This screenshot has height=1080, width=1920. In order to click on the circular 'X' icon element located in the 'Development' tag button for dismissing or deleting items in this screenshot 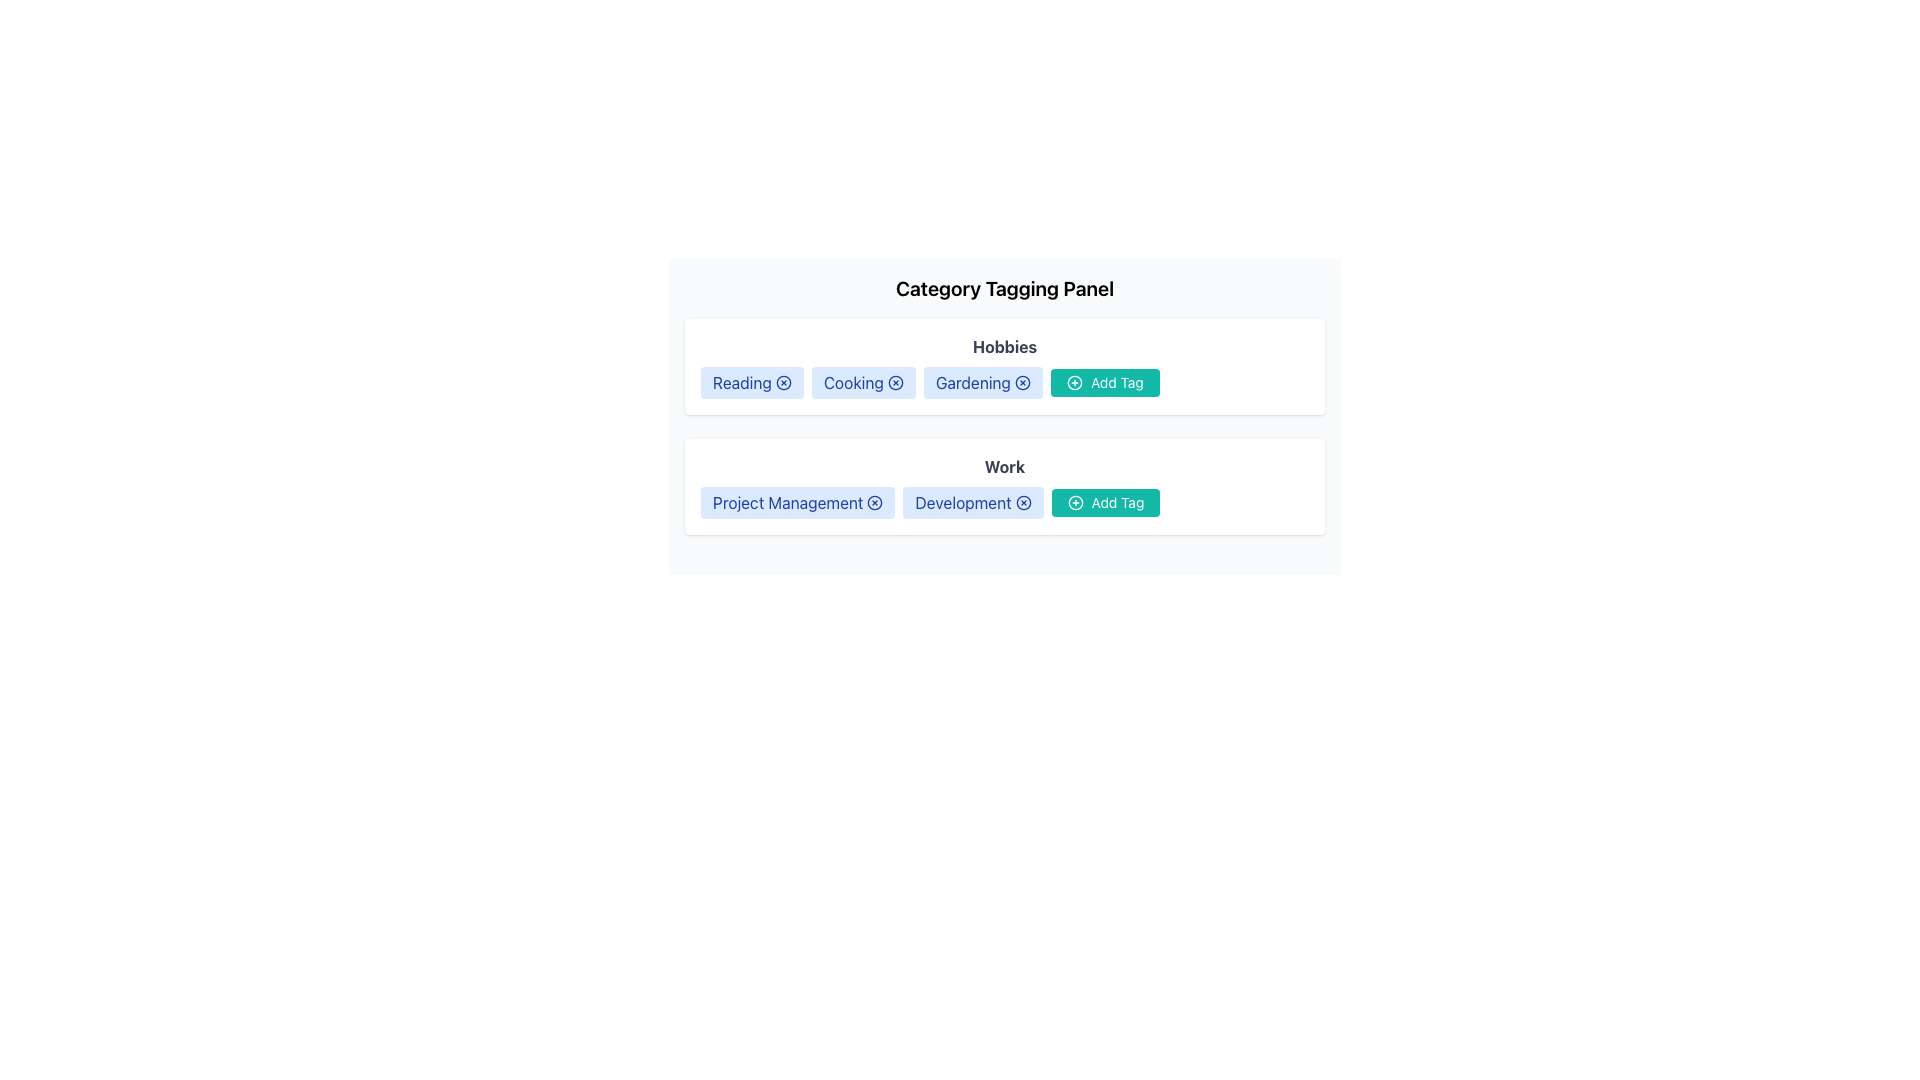, I will do `click(1023, 501)`.